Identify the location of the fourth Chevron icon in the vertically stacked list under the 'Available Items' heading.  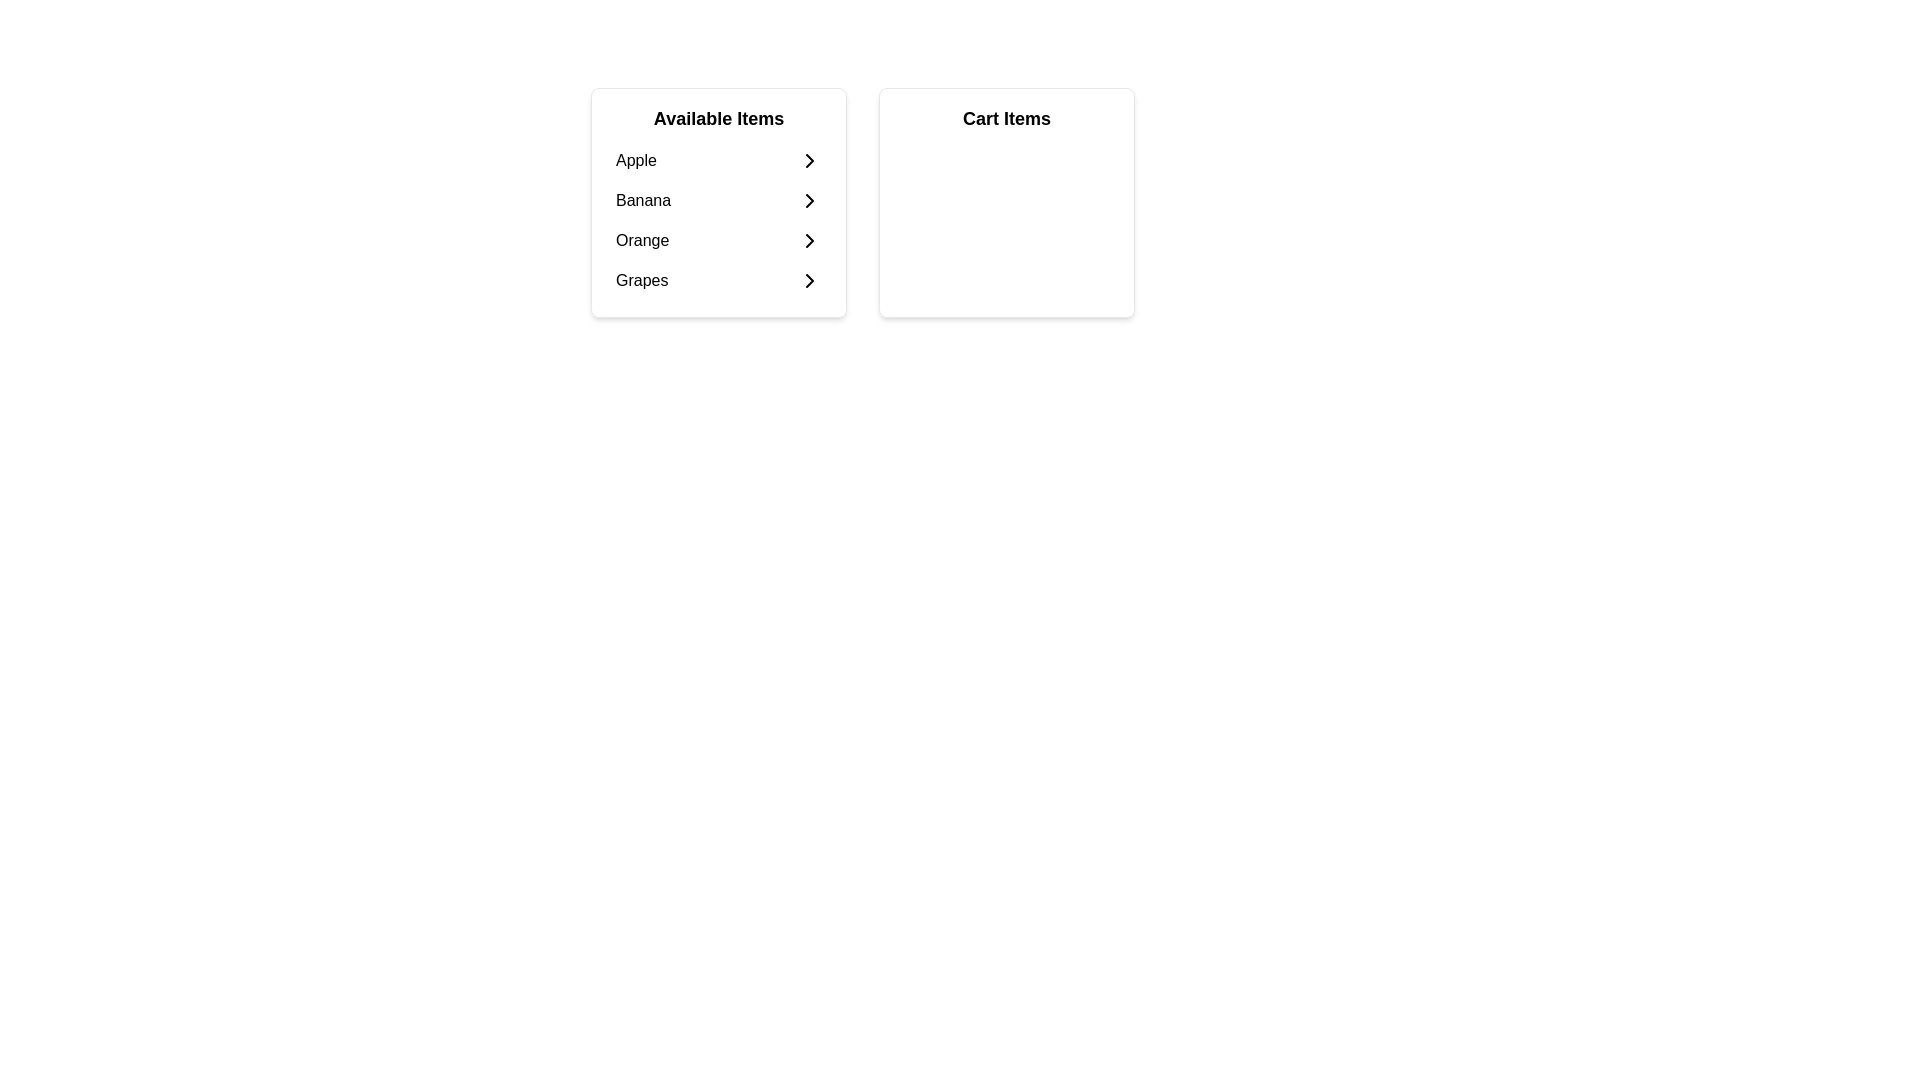
(810, 281).